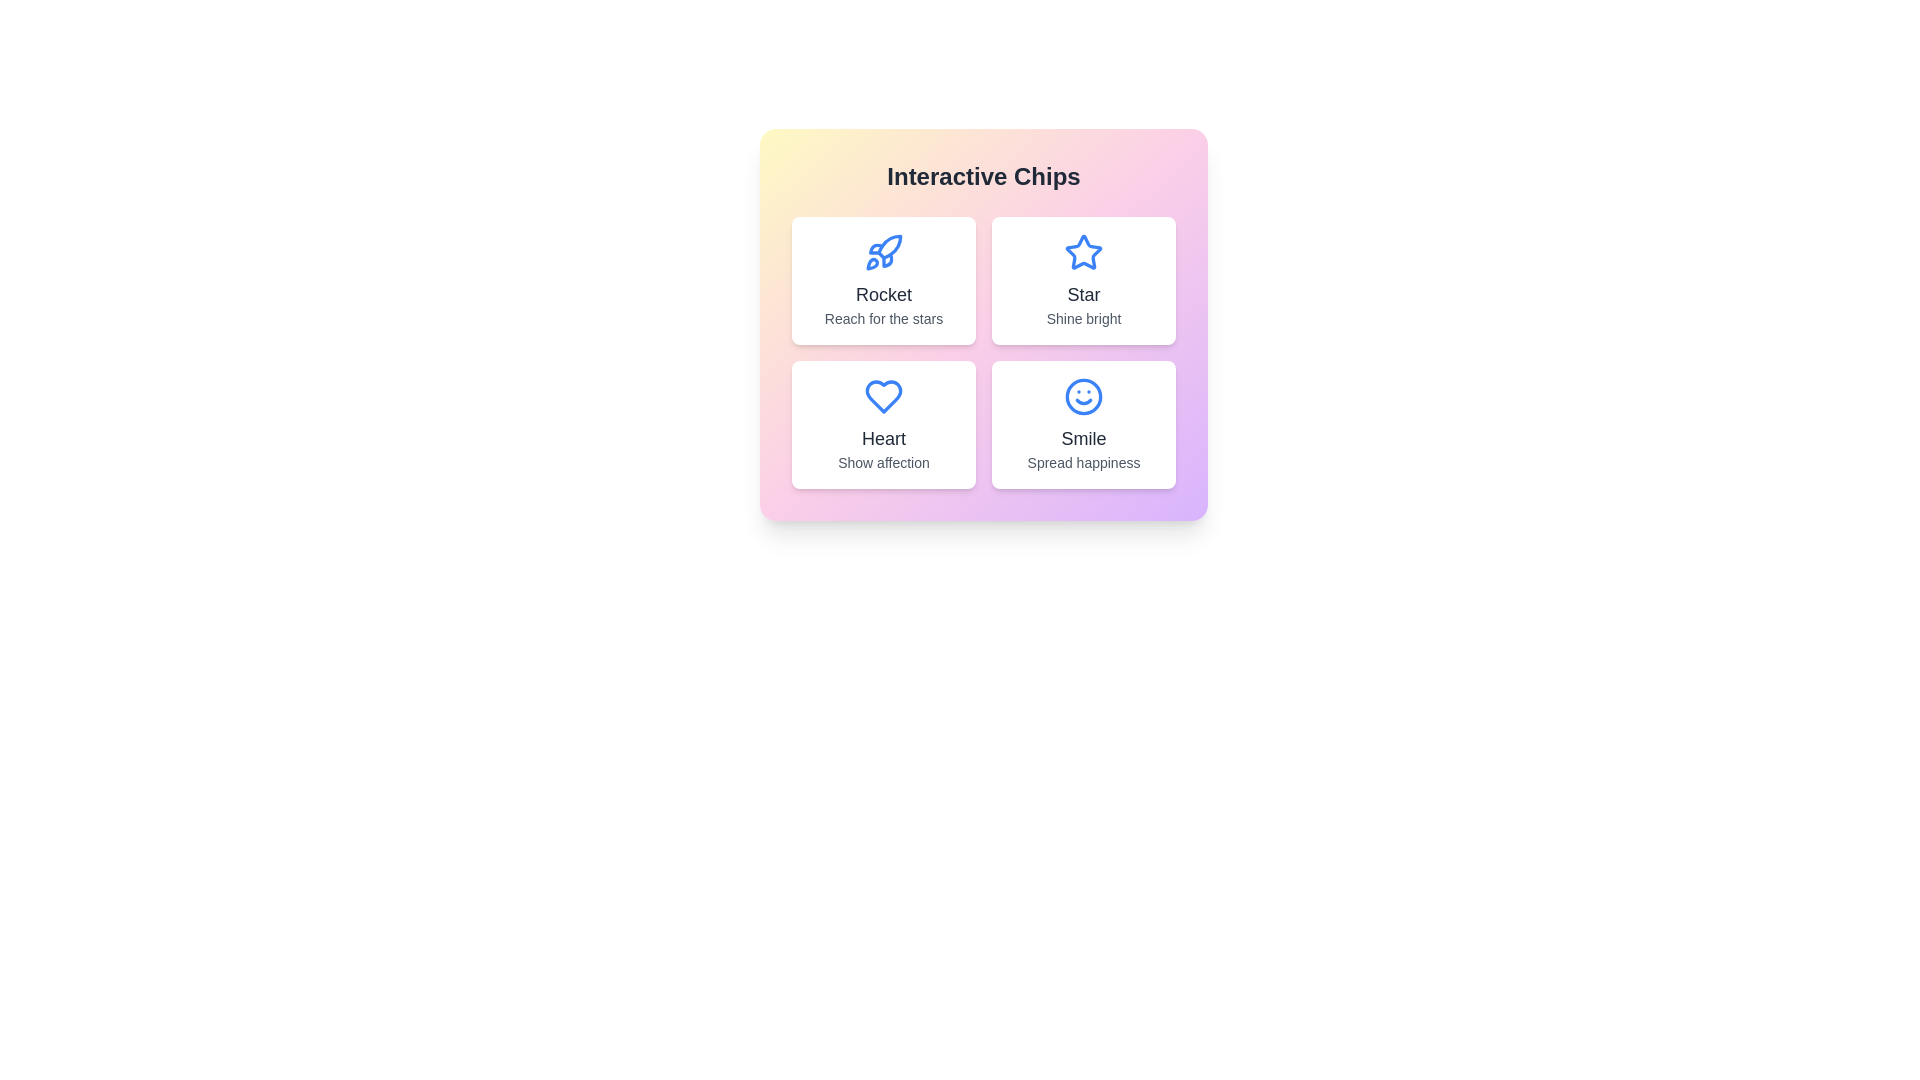 The width and height of the screenshot is (1920, 1080). What do you see at coordinates (983, 176) in the screenshot?
I see `the title text 'Interactive Chips' to focus on it` at bounding box center [983, 176].